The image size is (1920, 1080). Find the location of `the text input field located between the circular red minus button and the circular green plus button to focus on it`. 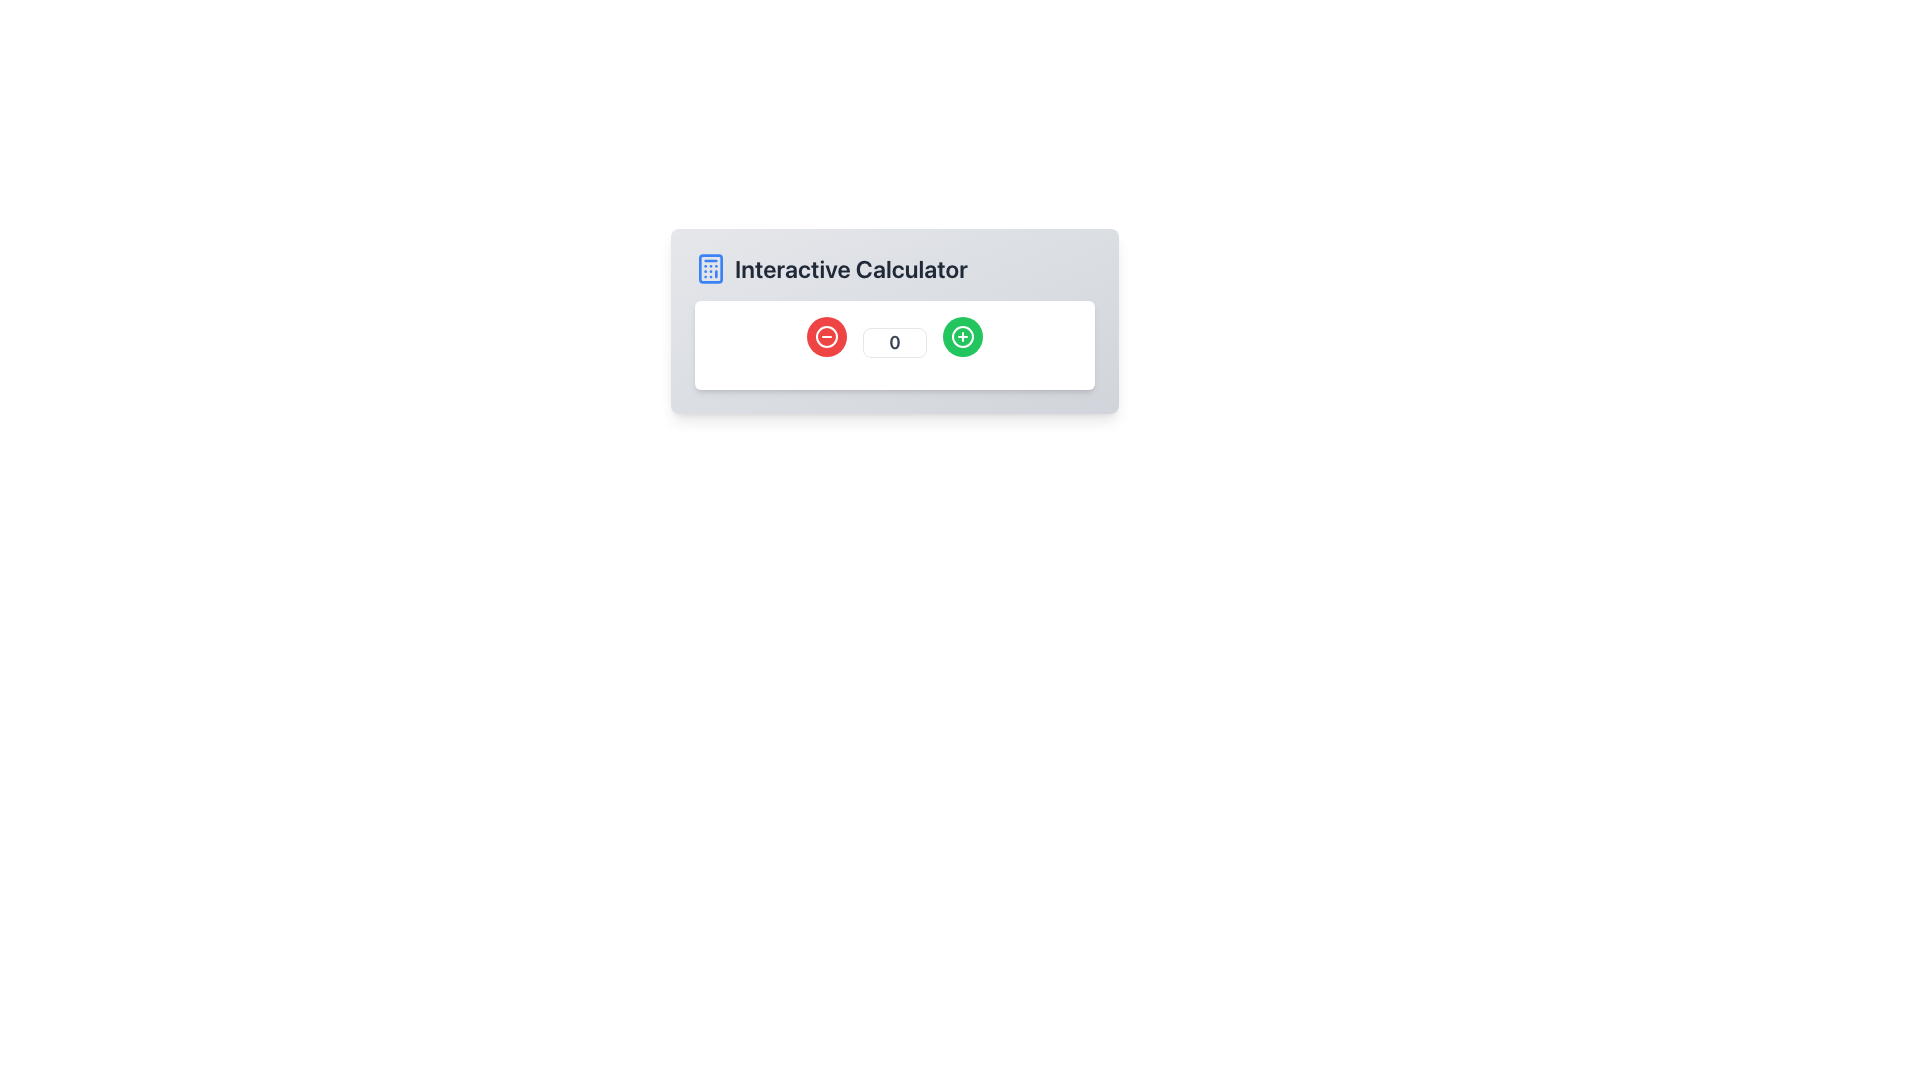

the text input field located between the circular red minus button and the circular green plus button to focus on it is located at coordinates (893, 336).